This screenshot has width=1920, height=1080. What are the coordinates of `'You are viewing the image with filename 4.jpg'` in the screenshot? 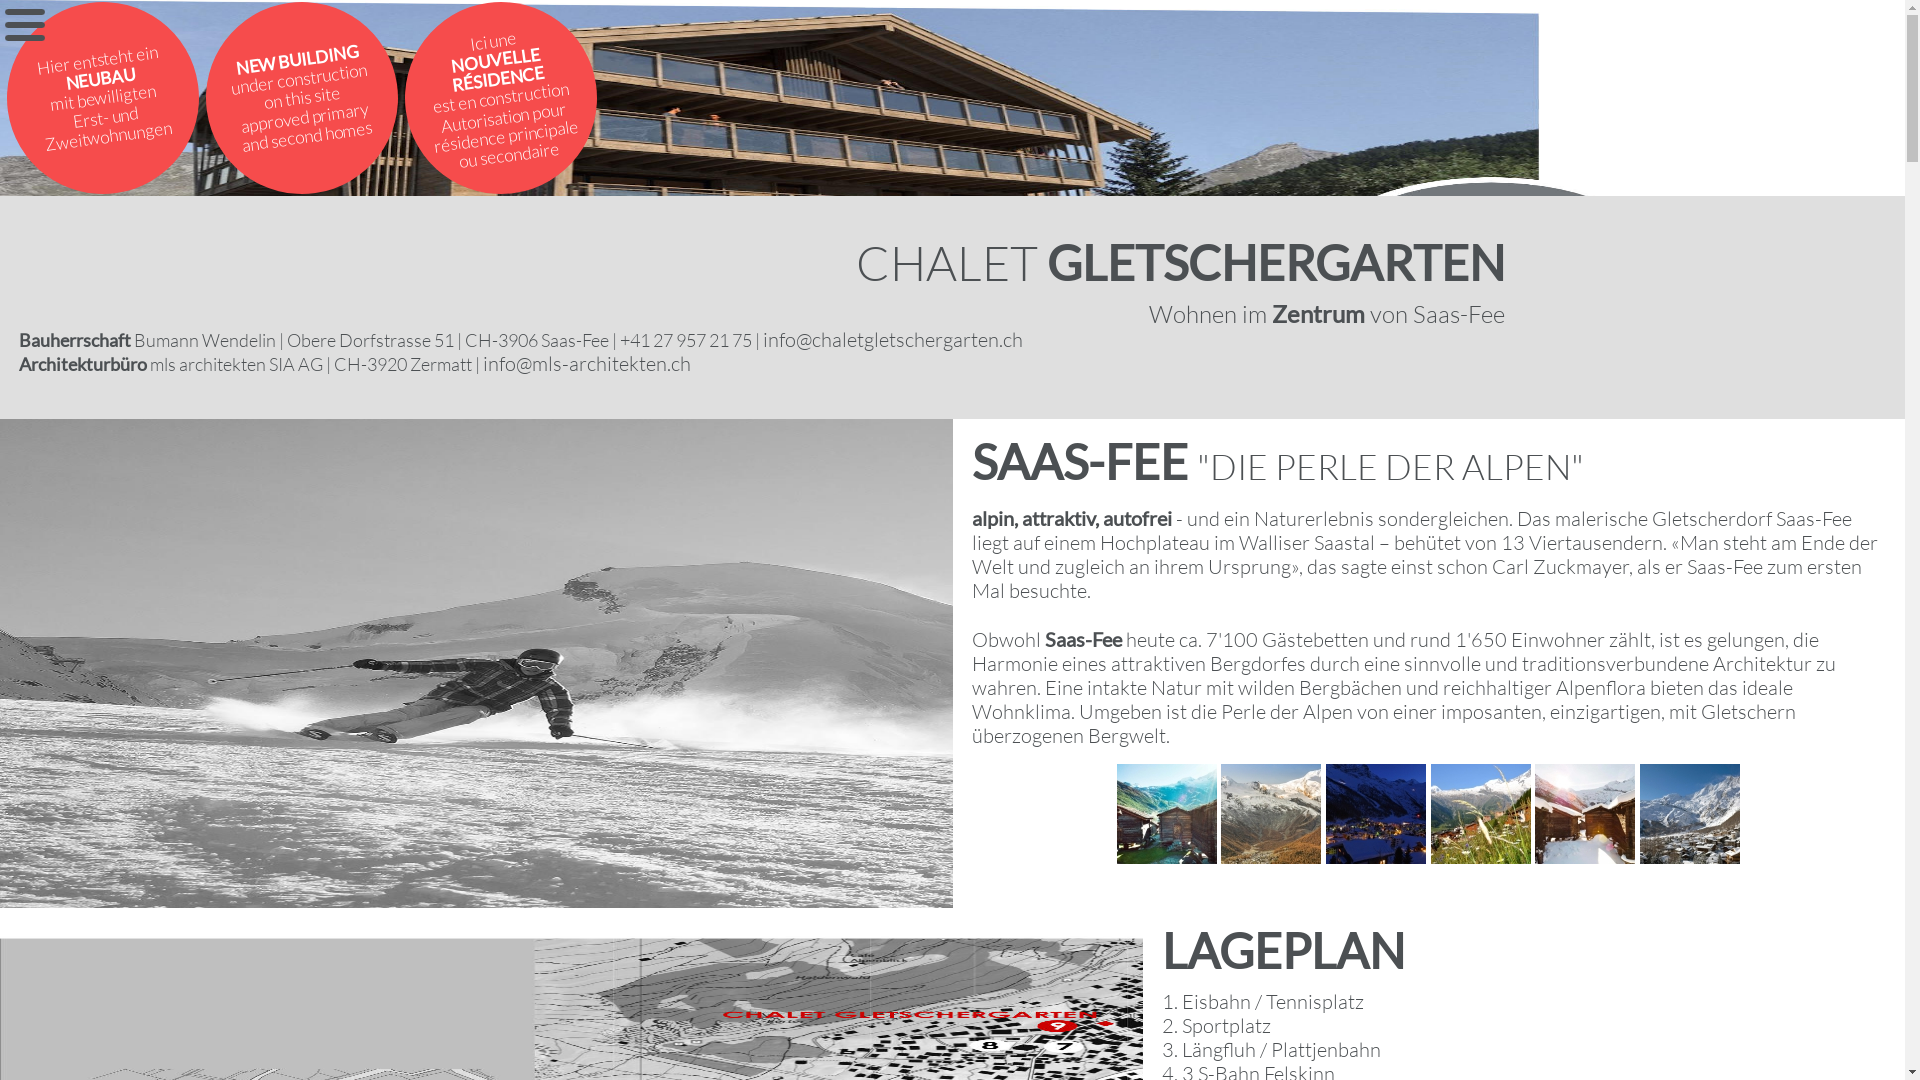 It's located at (1481, 813).